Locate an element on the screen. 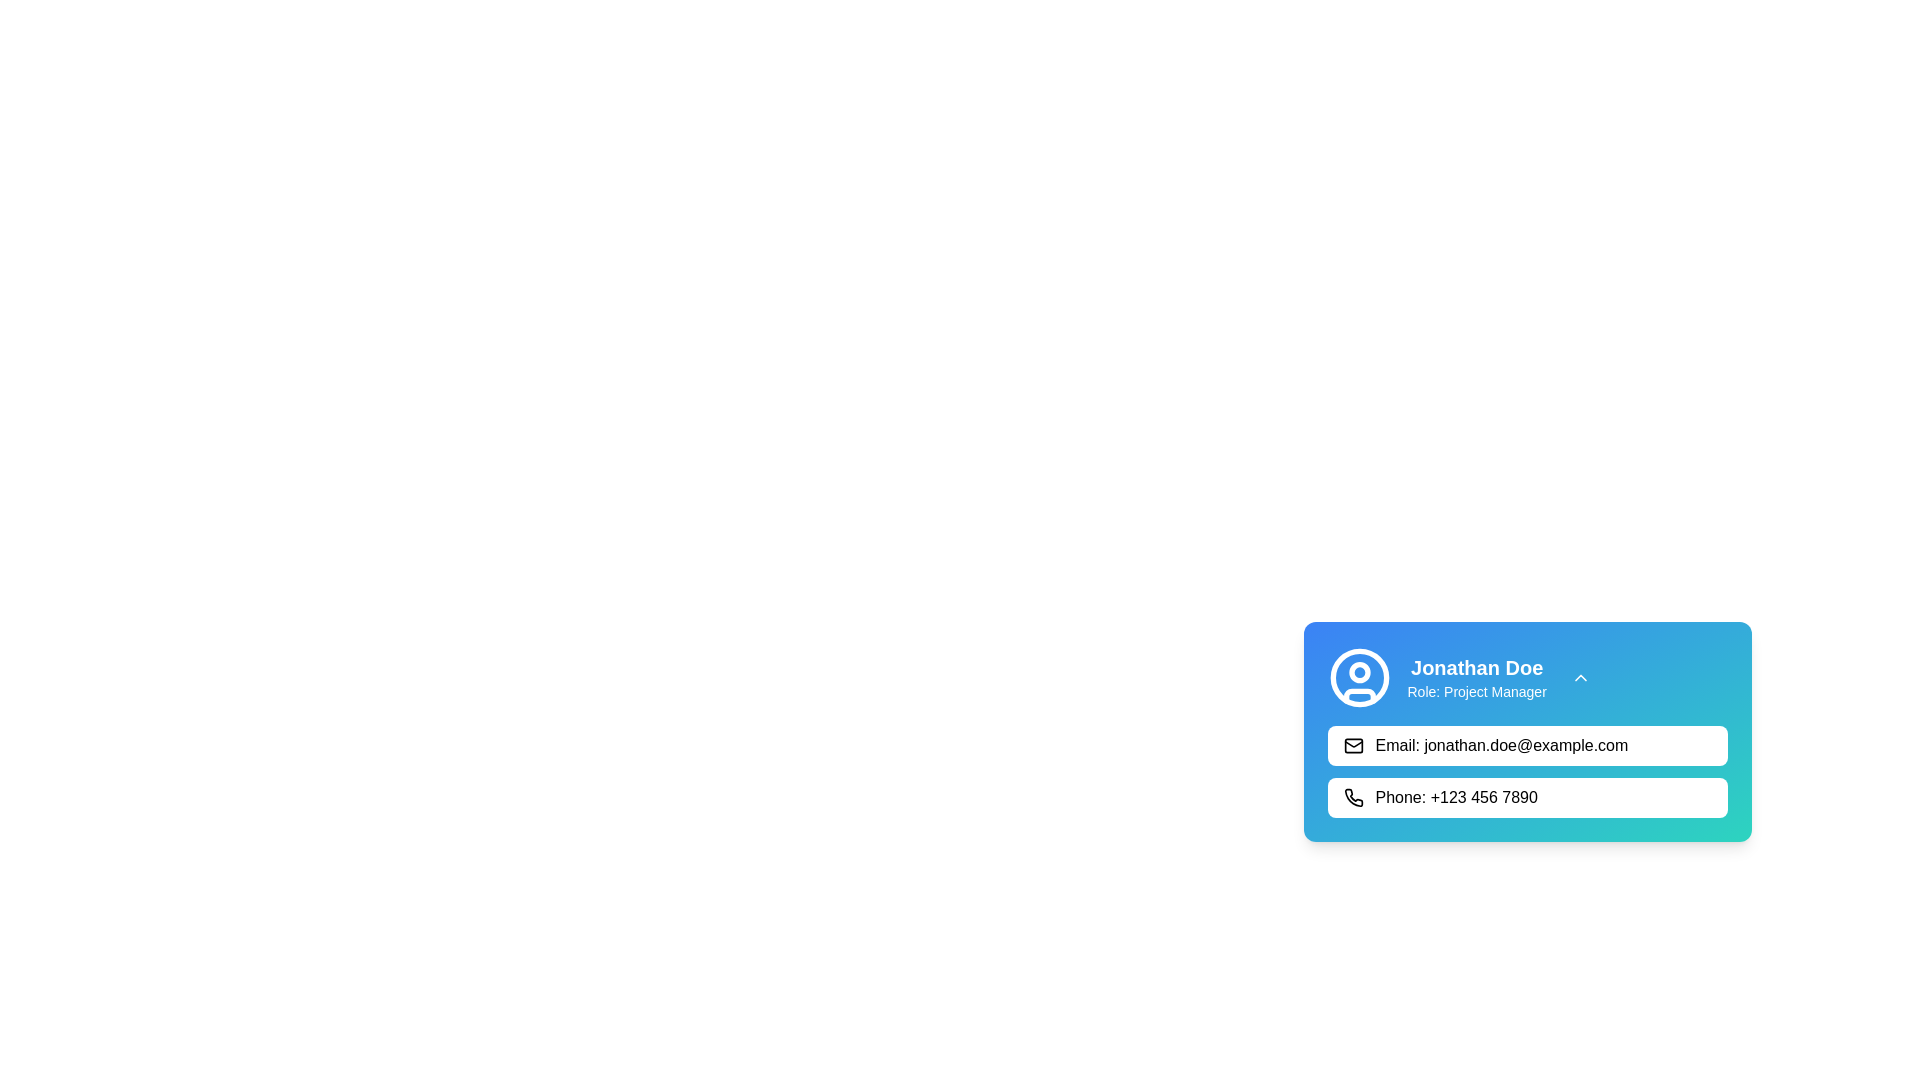 This screenshot has width=1920, height=1080. the clickable information block displaying the contact email of user Jonathan Doe is located at coordinates (1526, 745).